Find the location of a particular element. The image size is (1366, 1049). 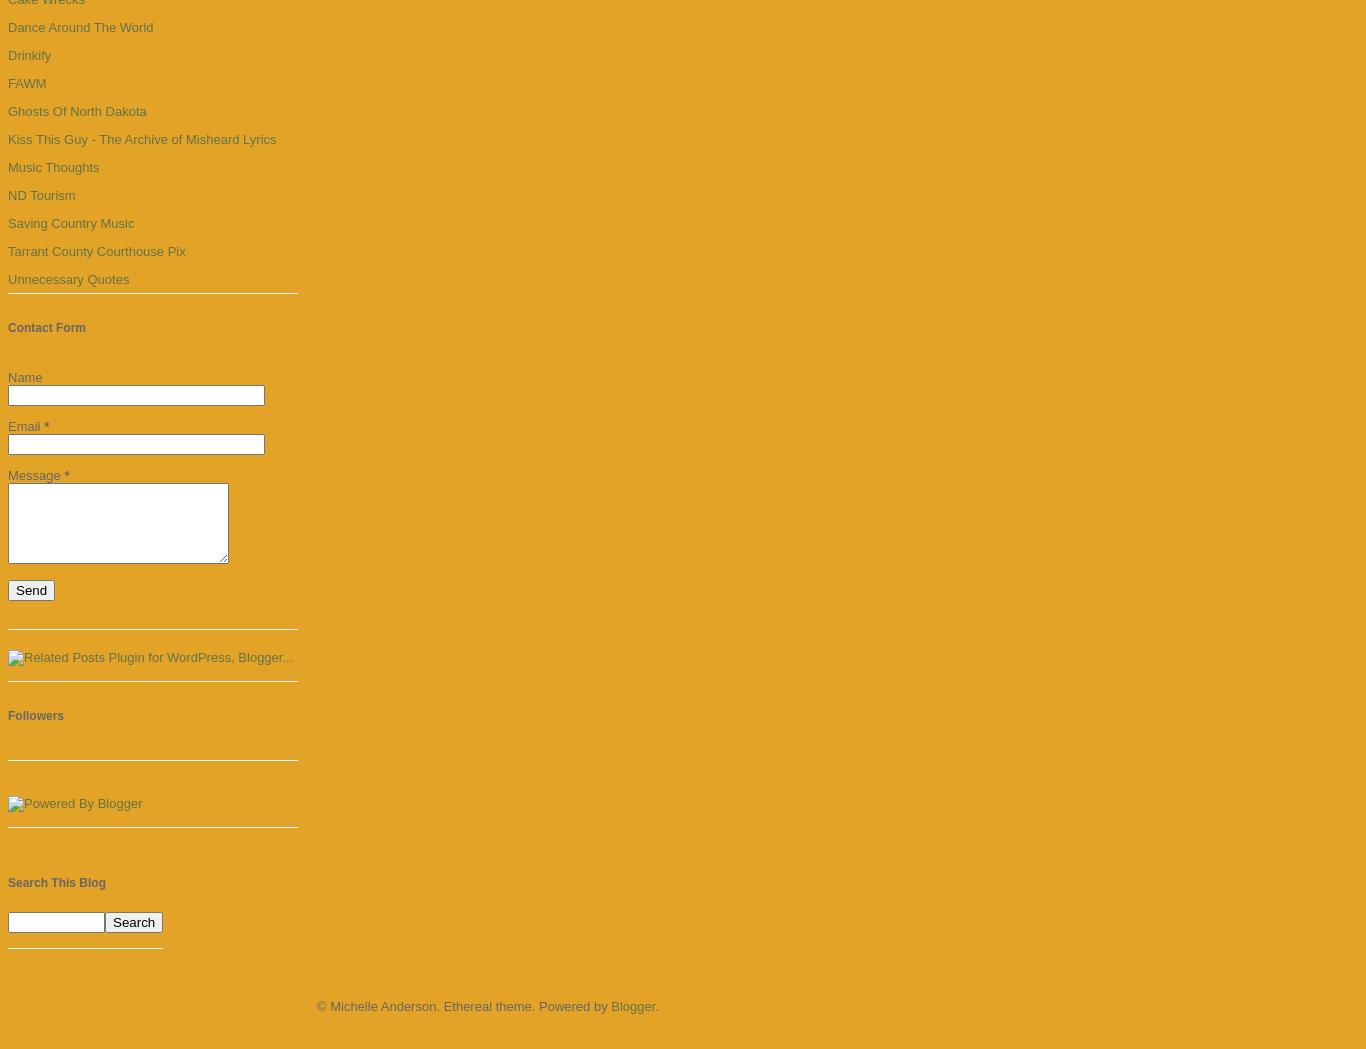

'Search This Blog' is located at coordinates (56, 881).